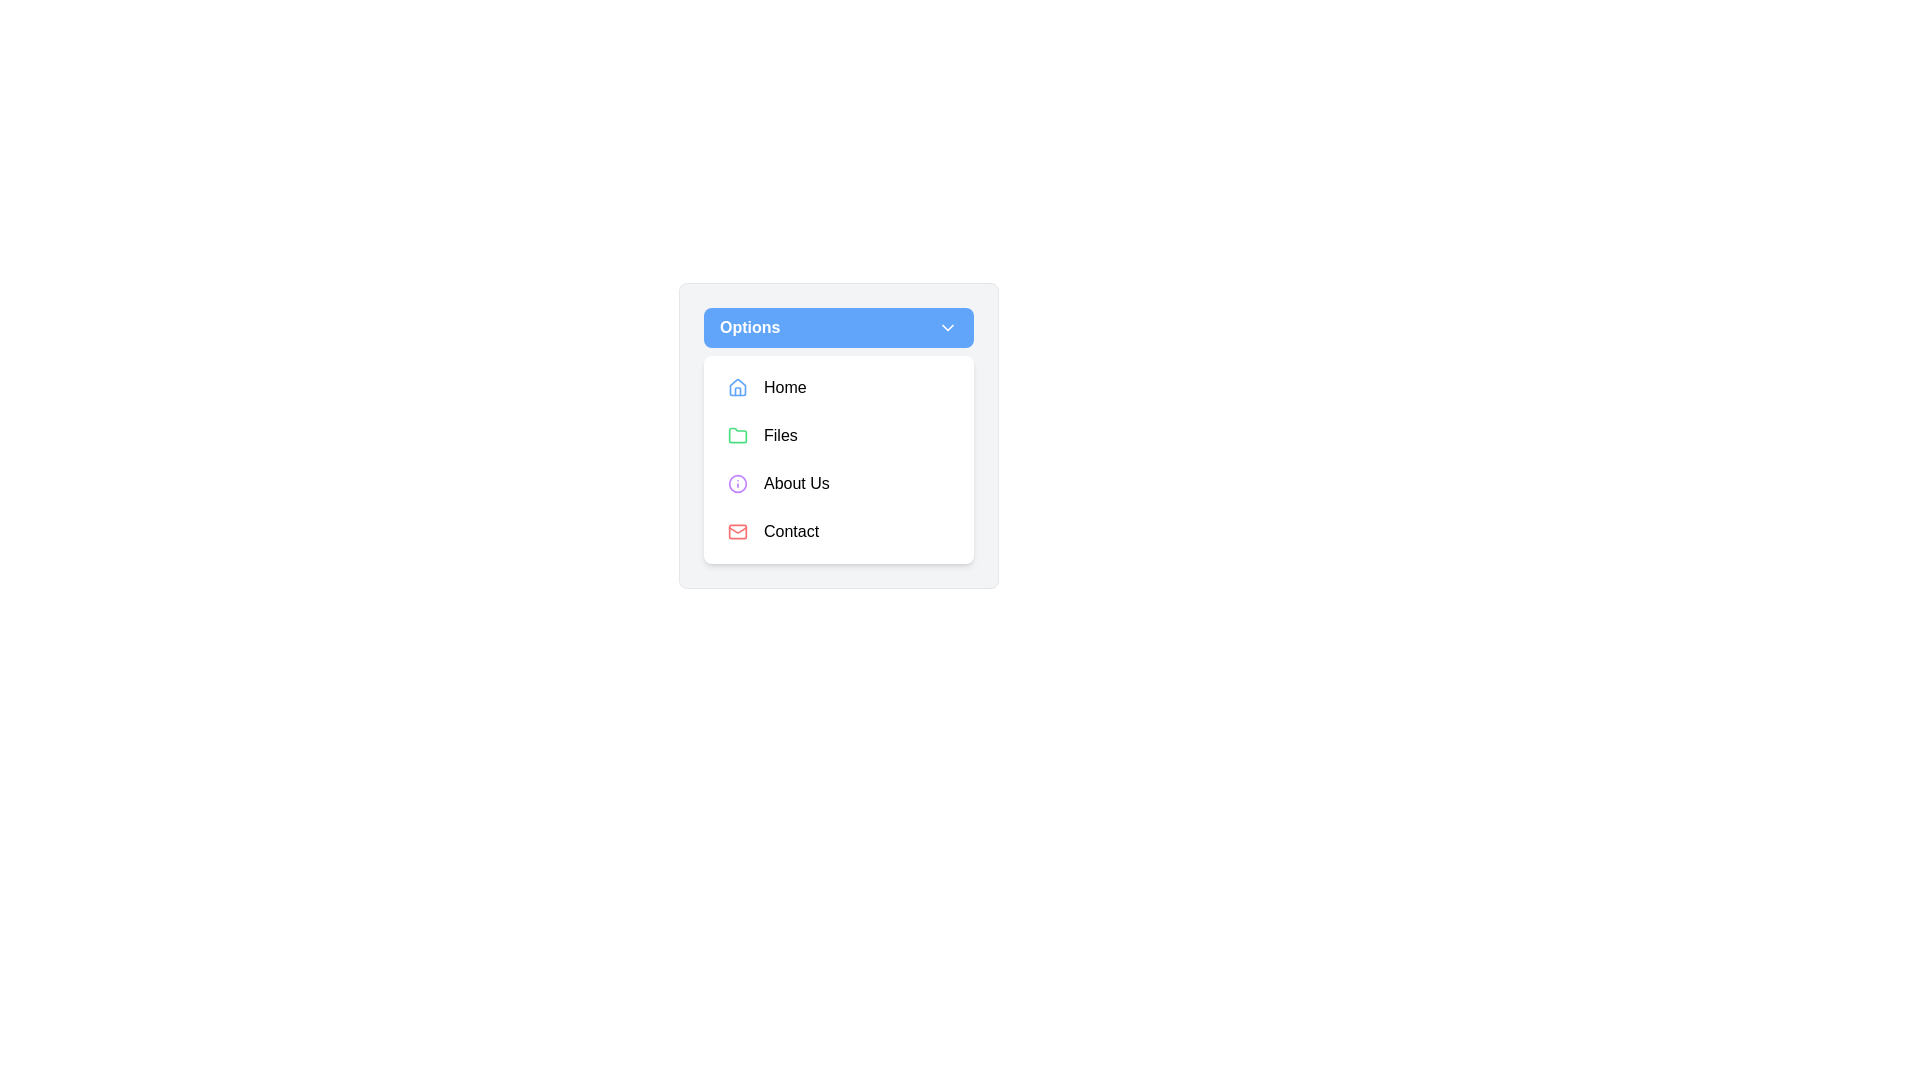 The height and width of the screenshot is (1080, 1920). Describe the element at coordinates (737, 388) in the screenshot. I see `the 'Home' icon located in the dropdown menu under 'Options', which is the first icon to the left of the 'Home' label` at that location.